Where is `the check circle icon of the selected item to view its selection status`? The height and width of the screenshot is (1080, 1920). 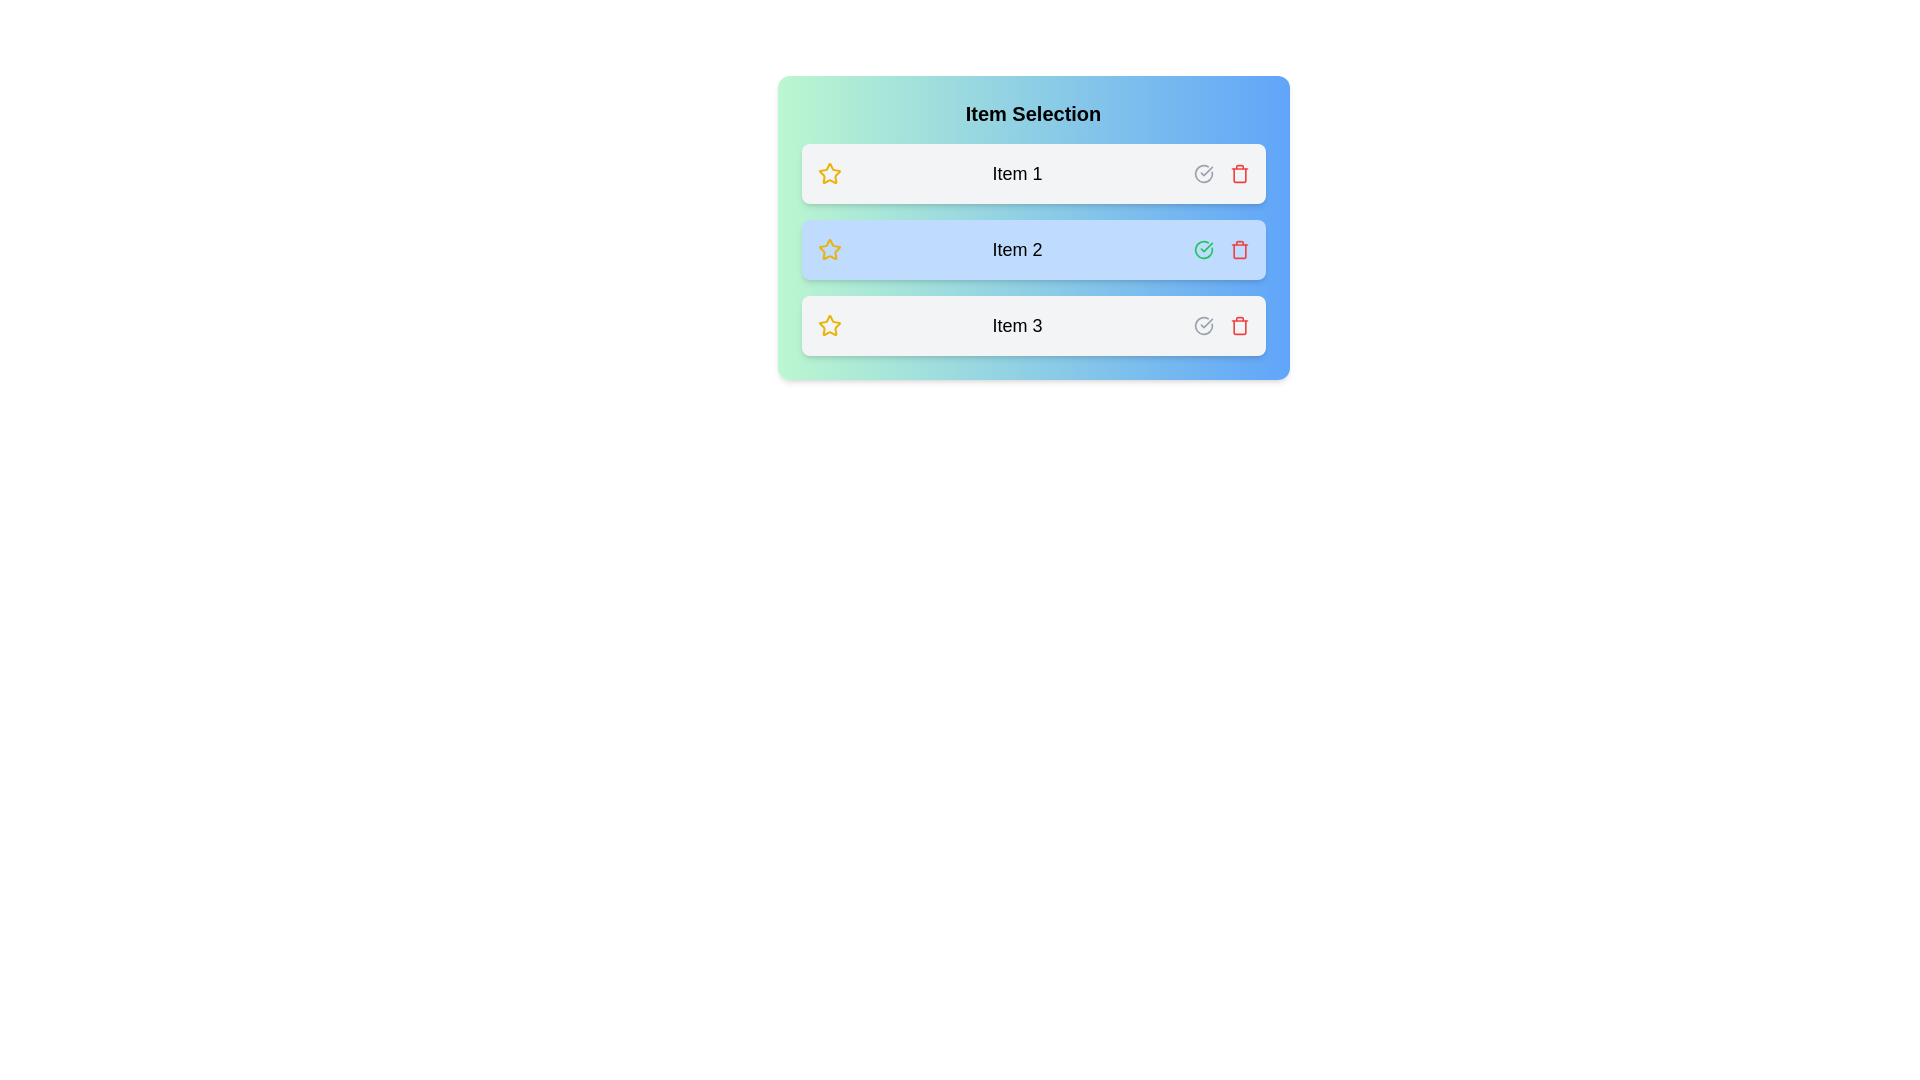
the check circle icon of the selected item to view its selection status is located at coordinates (1202, 249).